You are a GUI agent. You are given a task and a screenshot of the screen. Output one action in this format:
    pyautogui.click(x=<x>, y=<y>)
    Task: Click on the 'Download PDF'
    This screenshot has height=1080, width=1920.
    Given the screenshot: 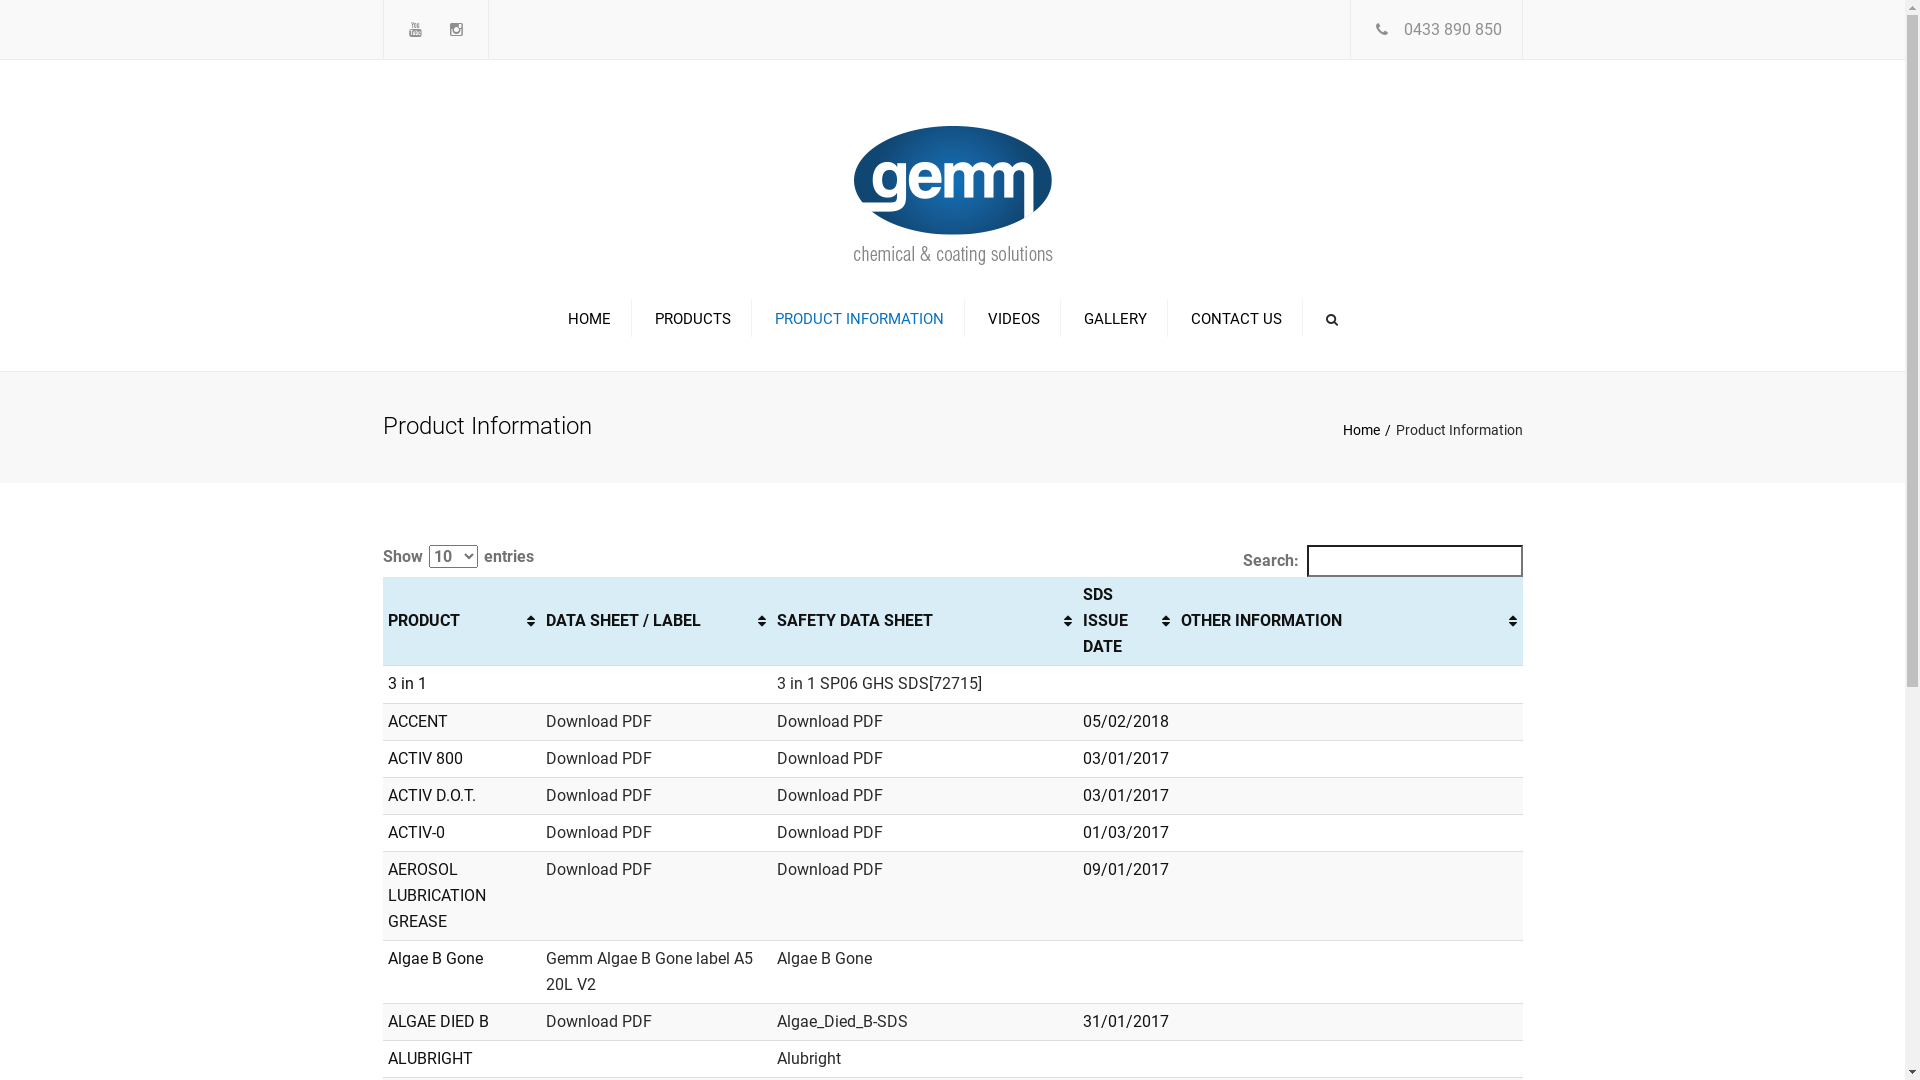 What is the action you would take?
    pyautogui.click(x=598, y=758)
    